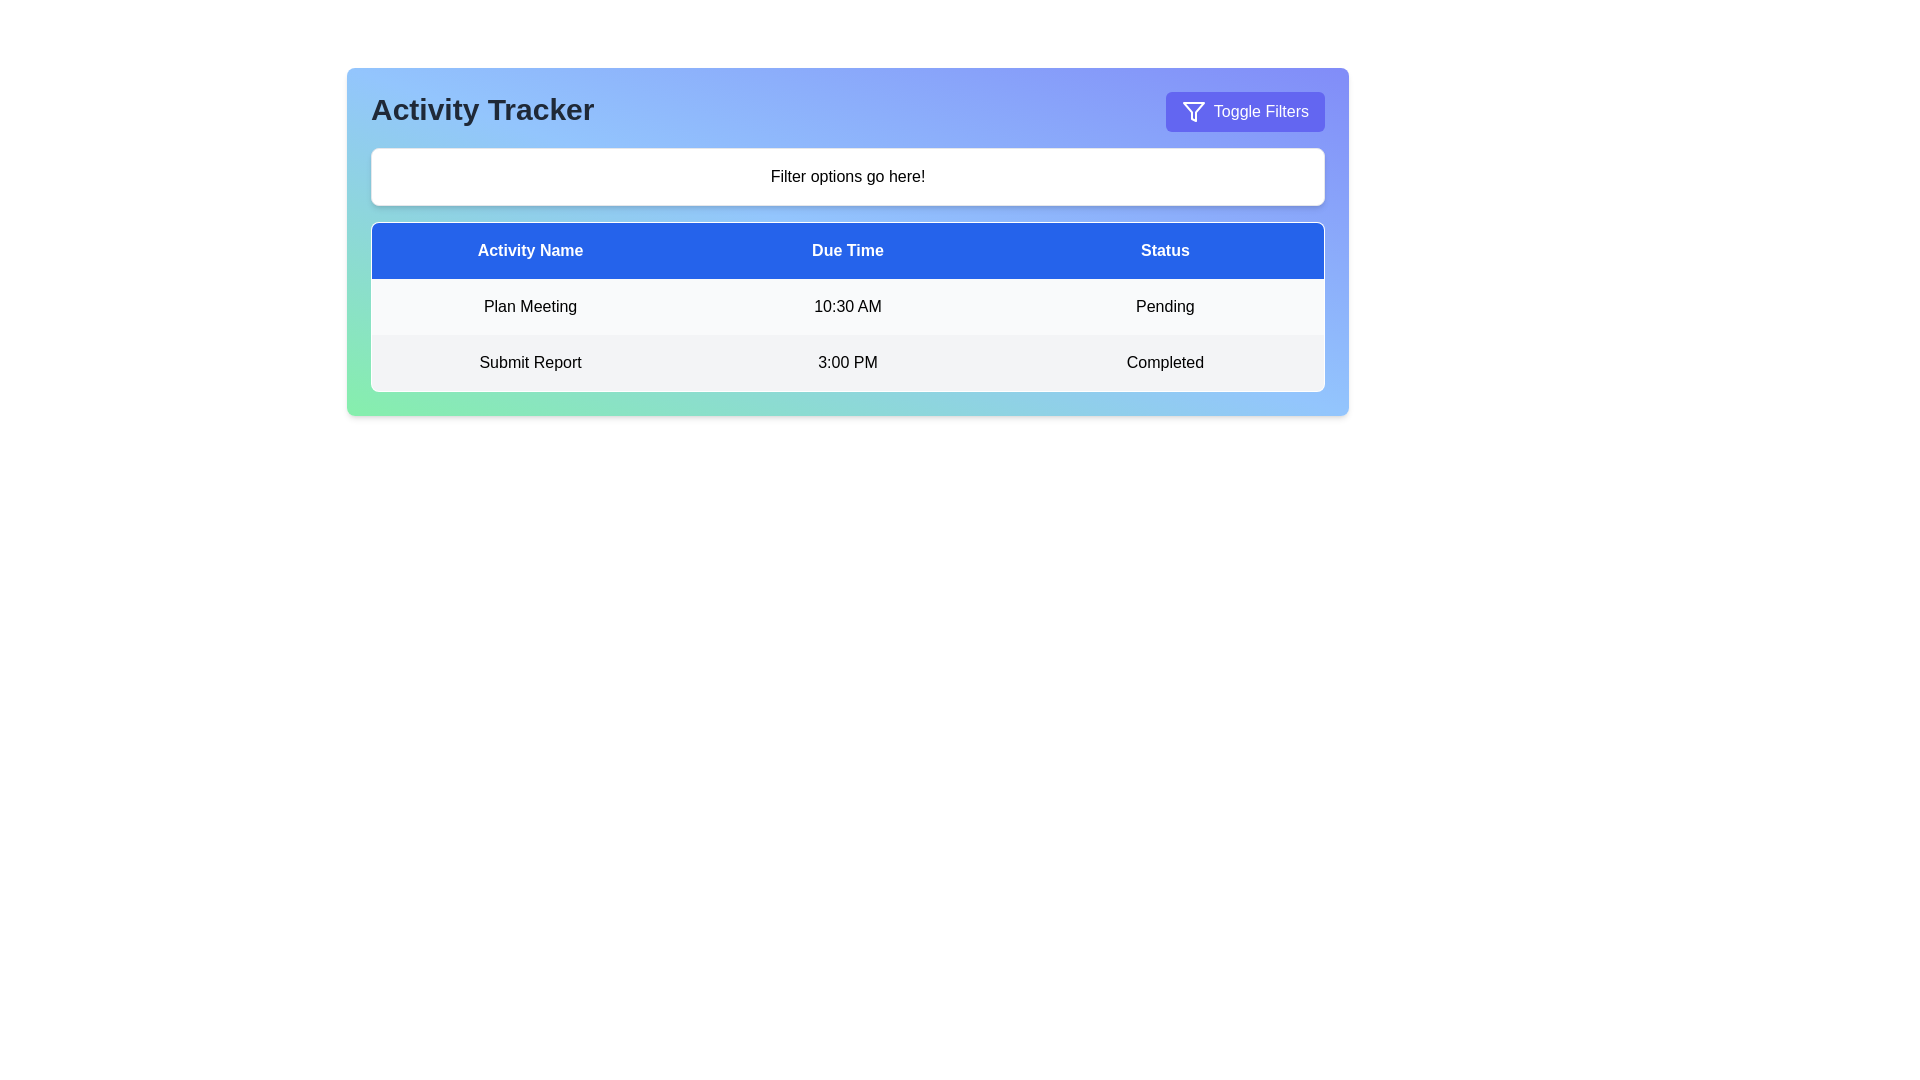  I want to click on the 'Submit Report' text label, which is centered in a table cell under the 'Activity Name' column of the second content row, so click(530, 363).